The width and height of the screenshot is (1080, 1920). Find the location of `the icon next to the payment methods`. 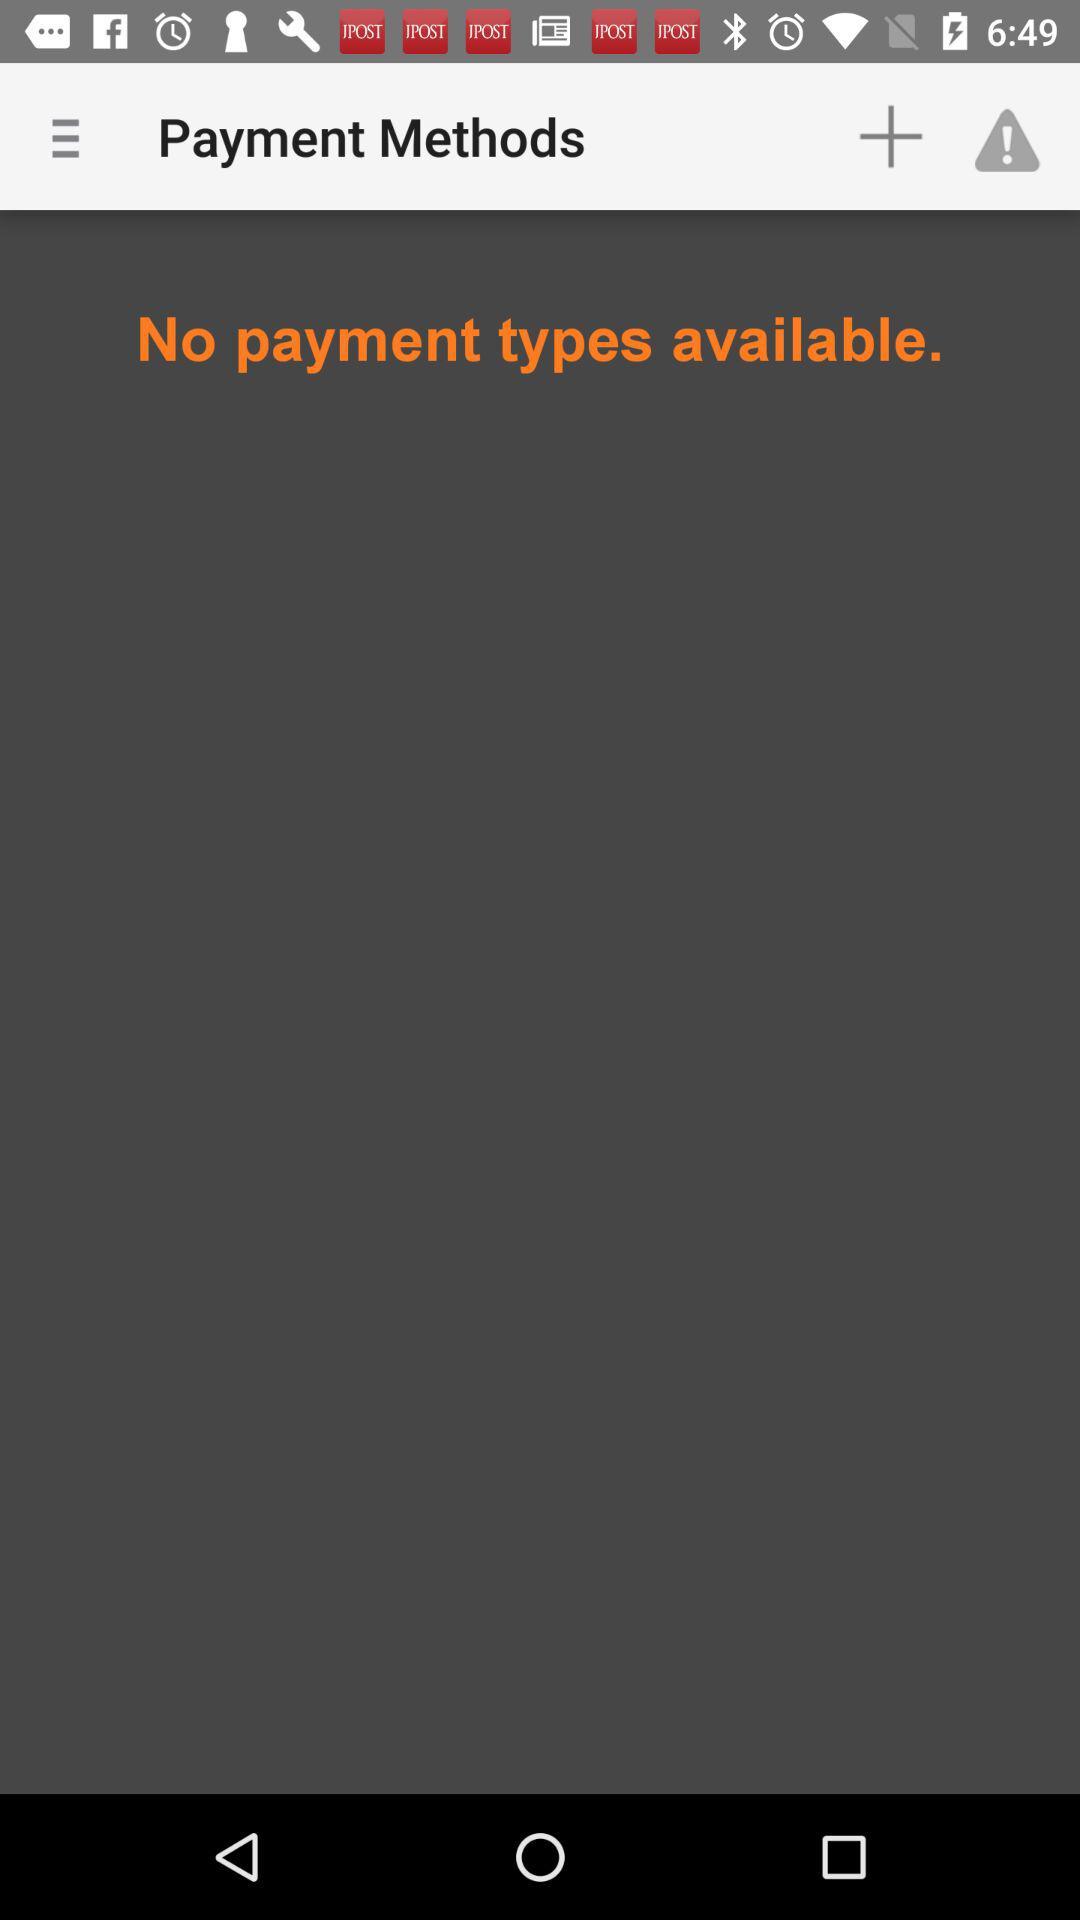

the icon next to the payment methods is located at coordinates (72, 135).